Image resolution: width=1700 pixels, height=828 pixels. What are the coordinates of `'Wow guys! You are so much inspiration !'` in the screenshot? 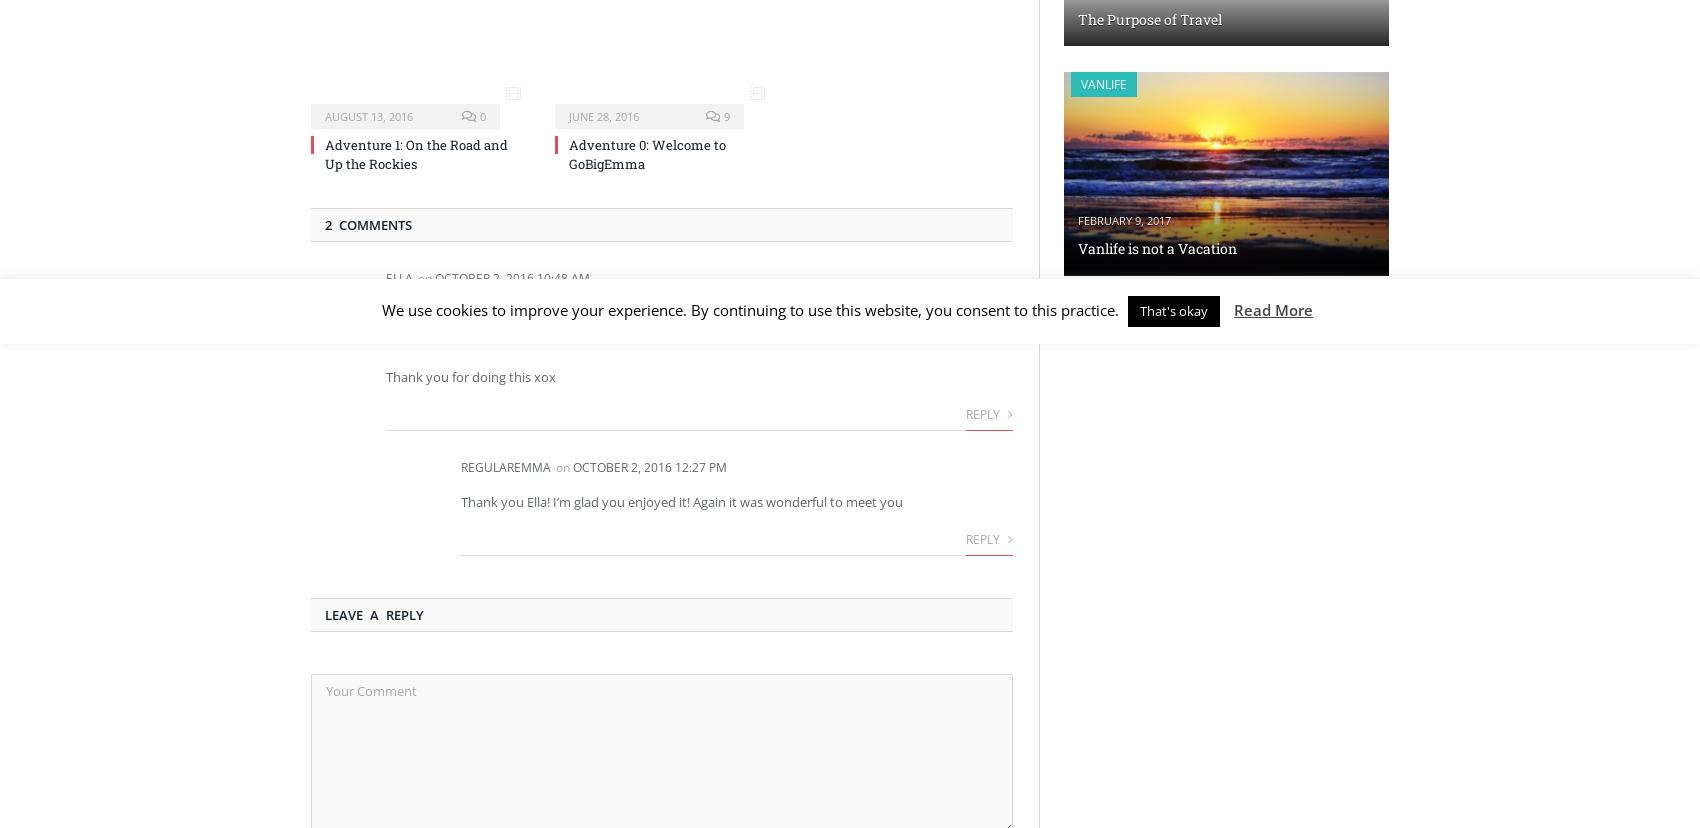 It's located at (385, 310).